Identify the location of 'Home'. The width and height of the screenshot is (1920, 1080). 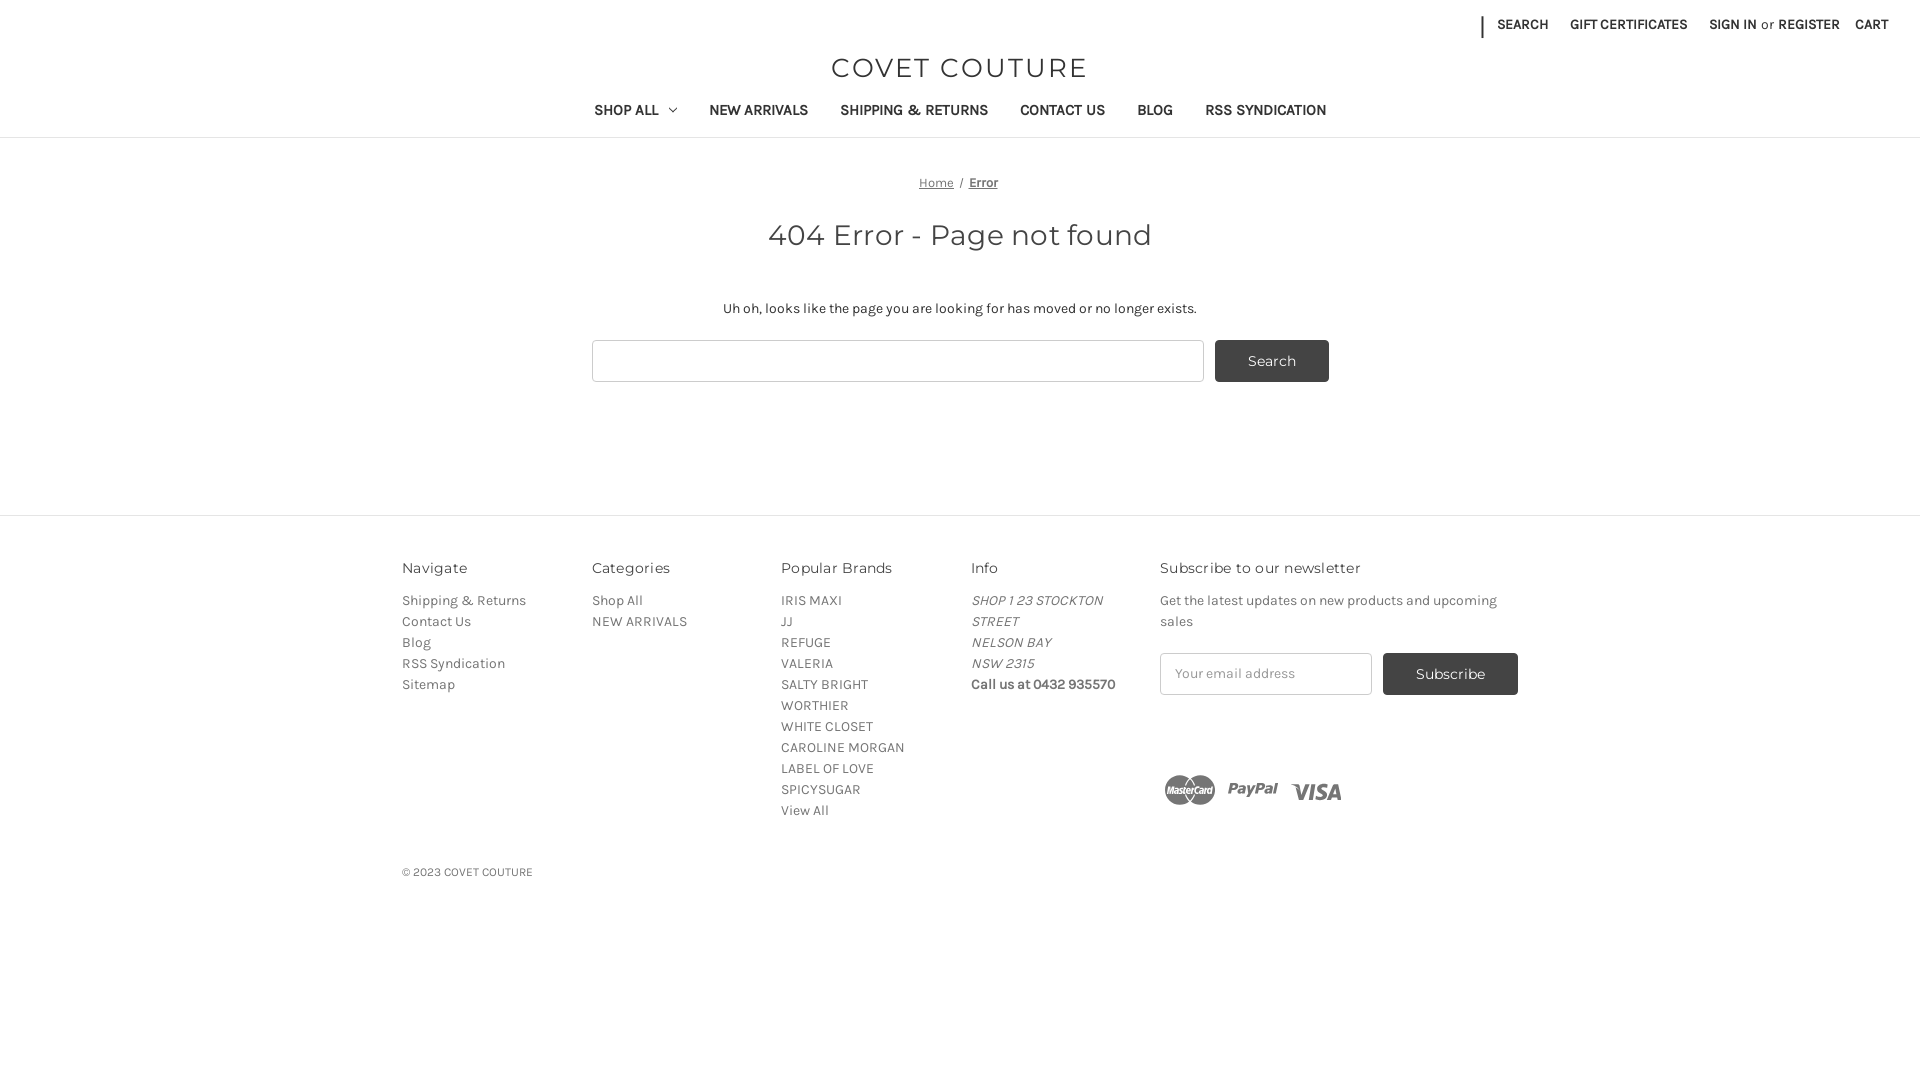
(935, 182).